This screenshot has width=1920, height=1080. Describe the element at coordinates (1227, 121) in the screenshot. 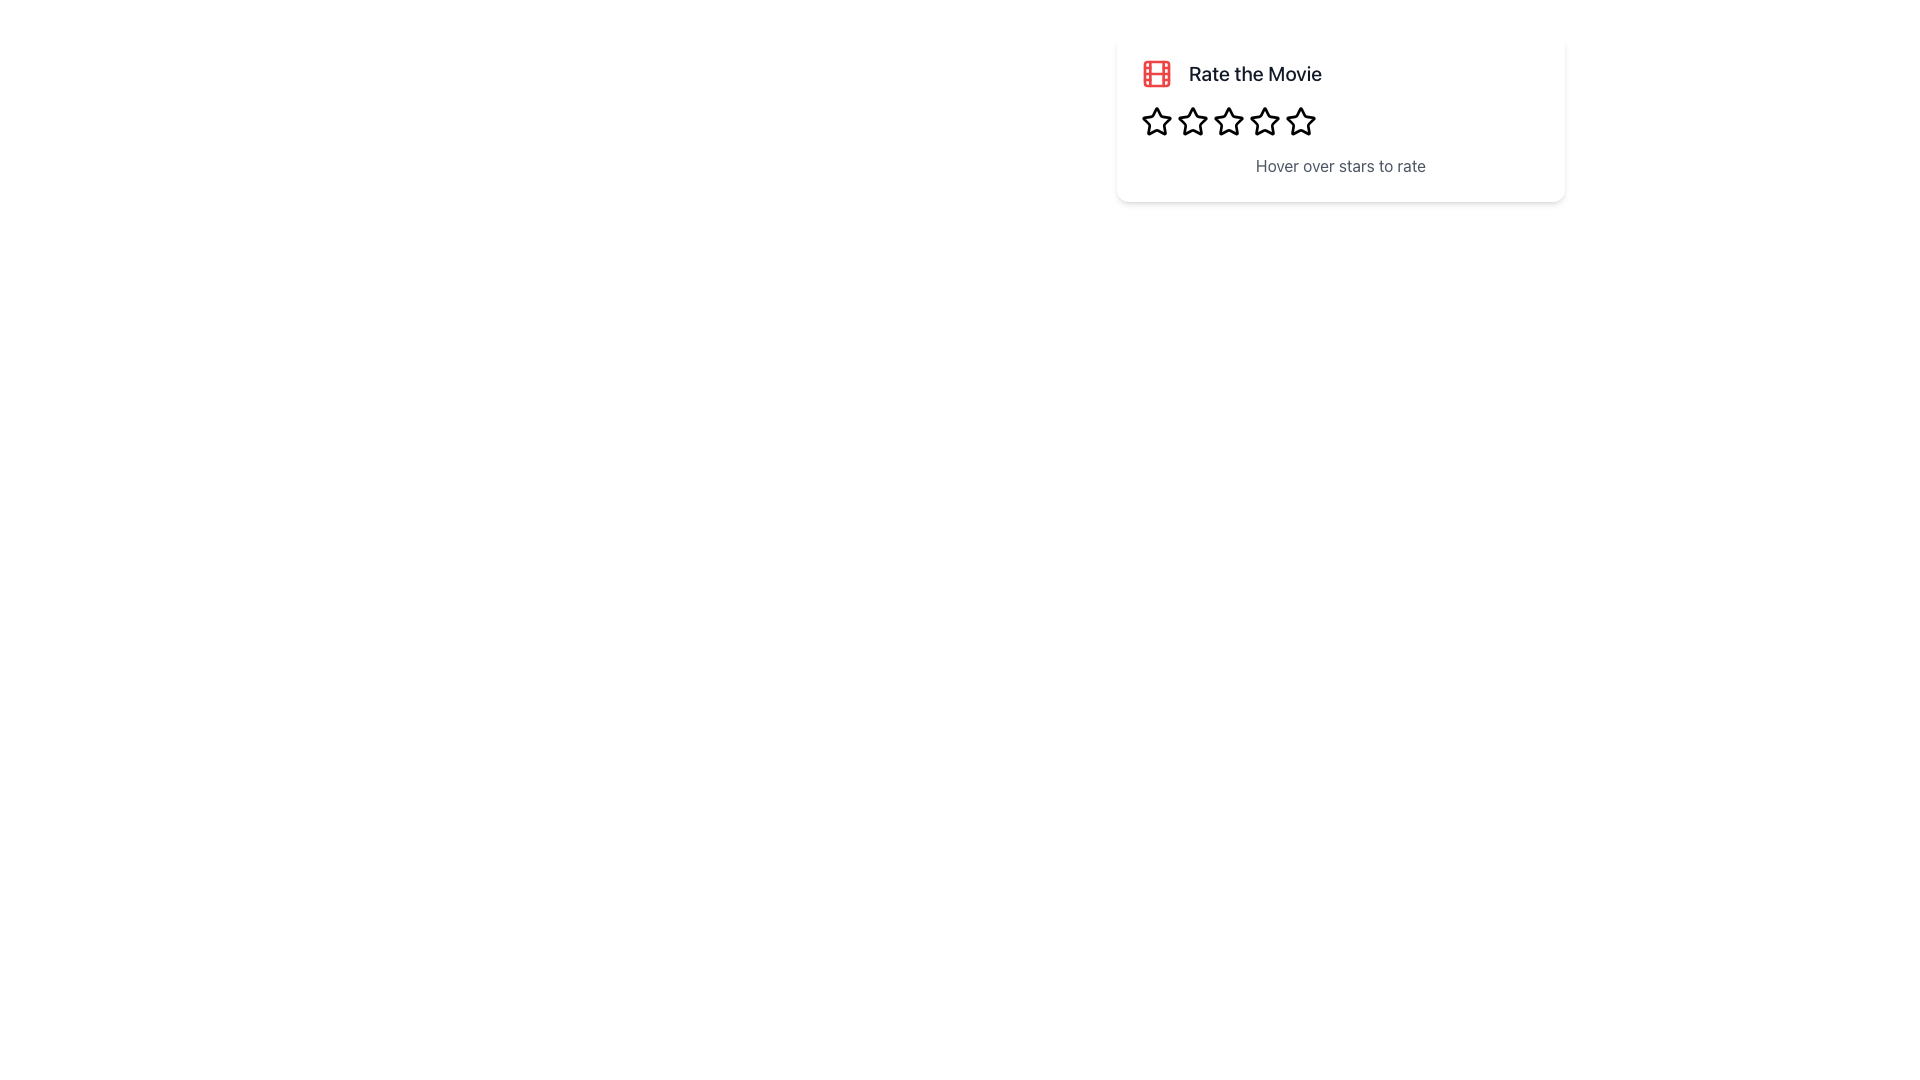

I see `the second star icon for ratings` at that location.